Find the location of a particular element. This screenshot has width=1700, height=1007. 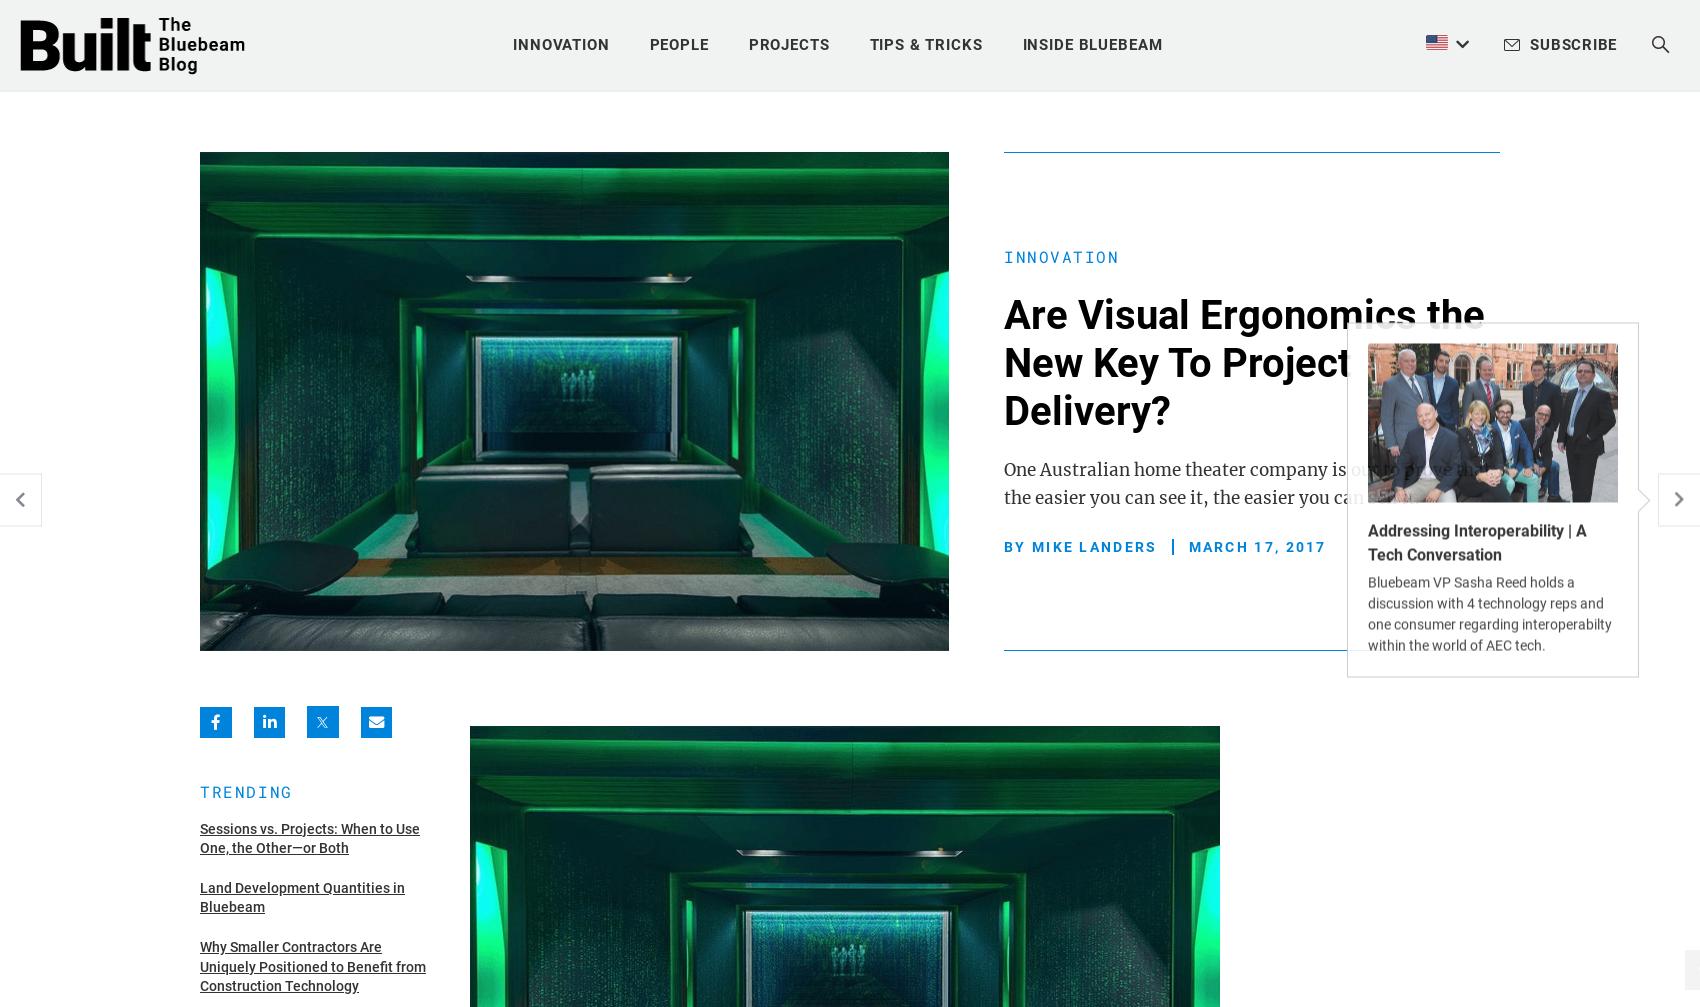

'One Australian home theater company is out to prove that the easier you can see it, the easier you can sell it.' is located at coordinates (1003, 482).